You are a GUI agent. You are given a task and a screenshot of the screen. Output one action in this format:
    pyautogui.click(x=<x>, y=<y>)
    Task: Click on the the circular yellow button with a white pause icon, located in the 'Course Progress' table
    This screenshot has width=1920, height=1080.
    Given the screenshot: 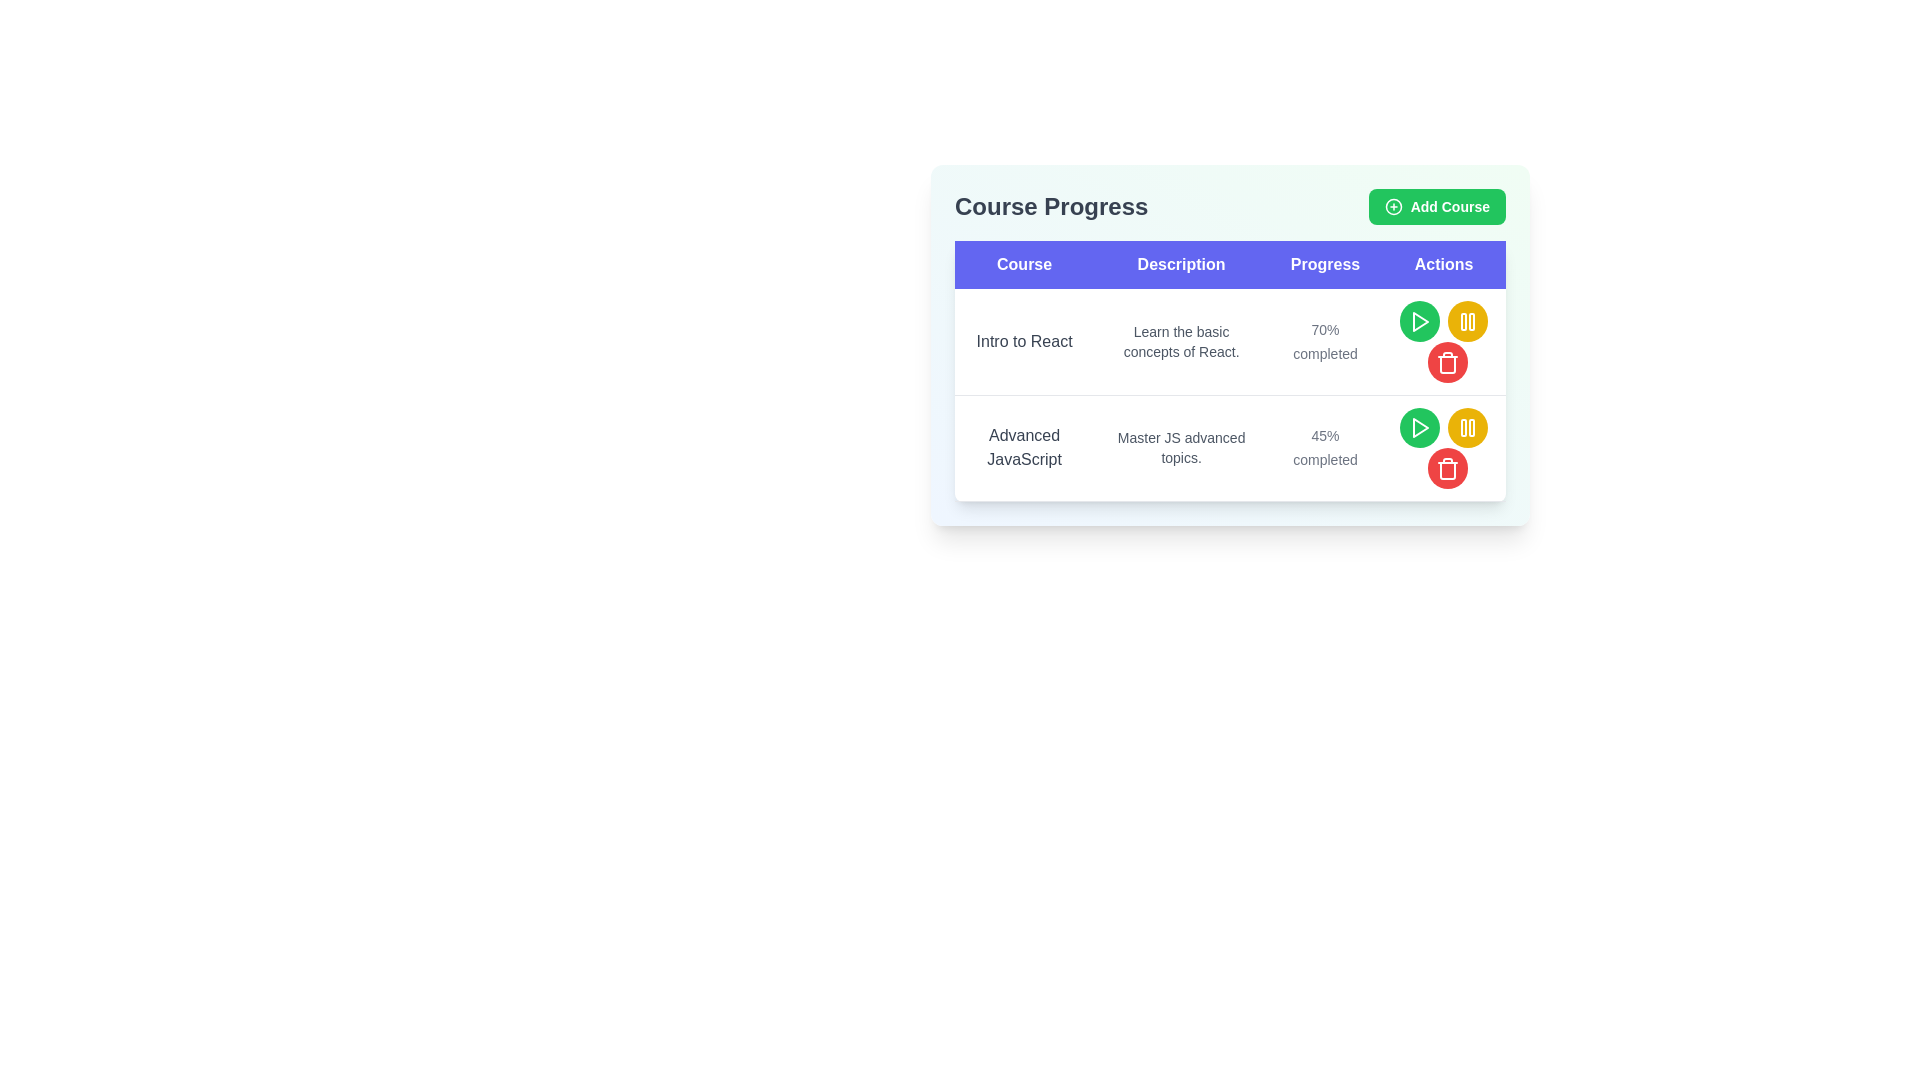 What is the action you would take?
    pyautogui.click(x=1468, y=426)
    